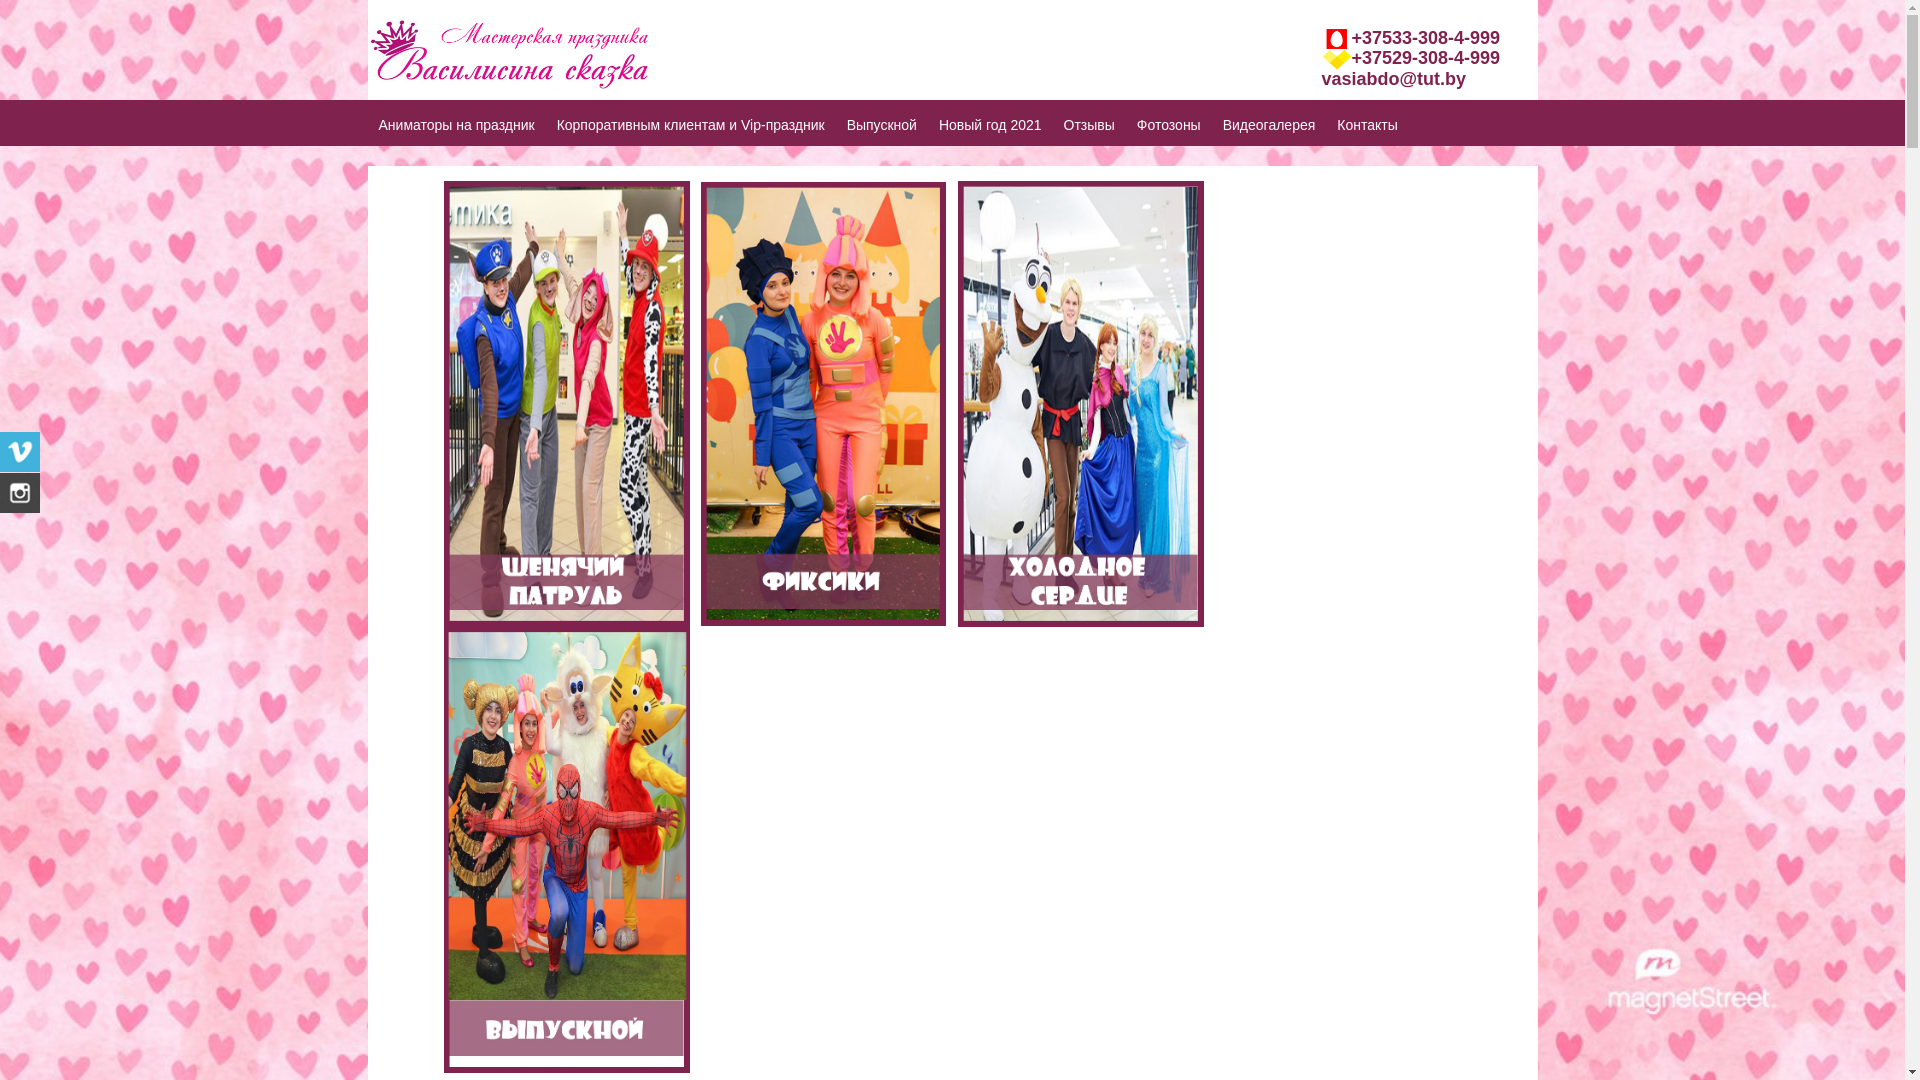  Describe the element at coordinates (0, 451) in the screenshot. I see `'vimeo'` at that location.